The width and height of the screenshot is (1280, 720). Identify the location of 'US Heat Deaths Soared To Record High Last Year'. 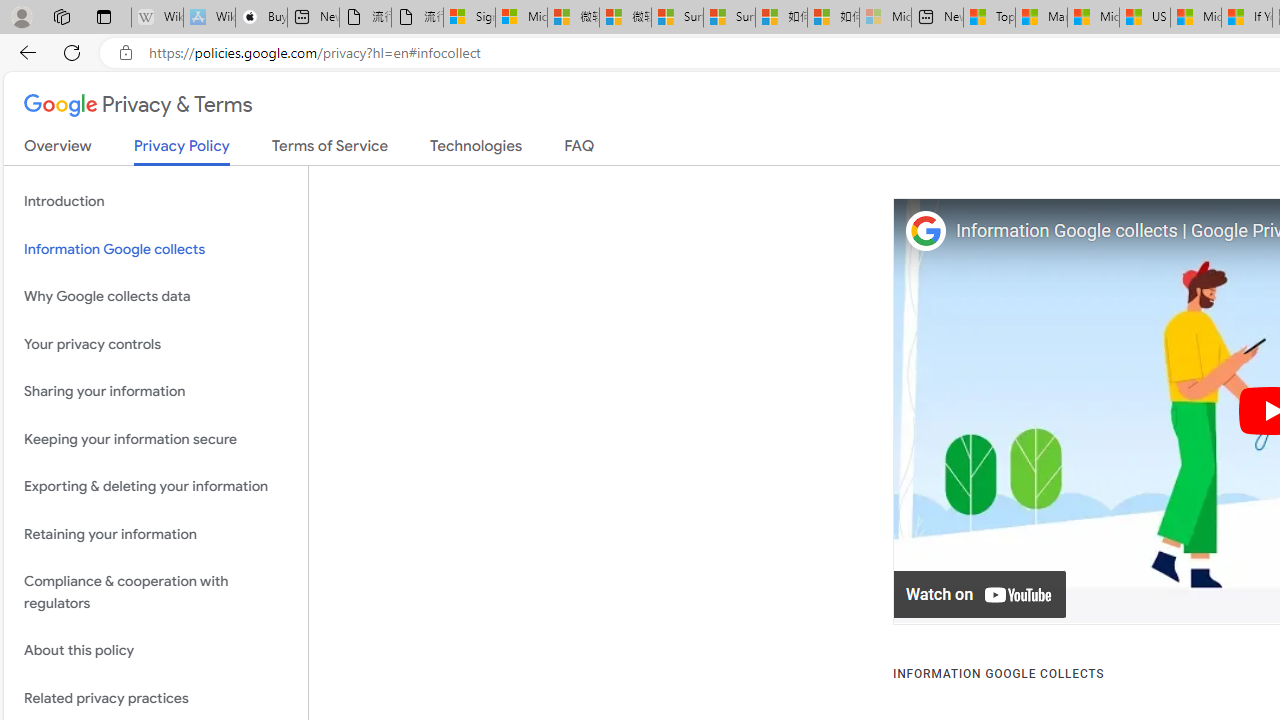
(1144, 17).